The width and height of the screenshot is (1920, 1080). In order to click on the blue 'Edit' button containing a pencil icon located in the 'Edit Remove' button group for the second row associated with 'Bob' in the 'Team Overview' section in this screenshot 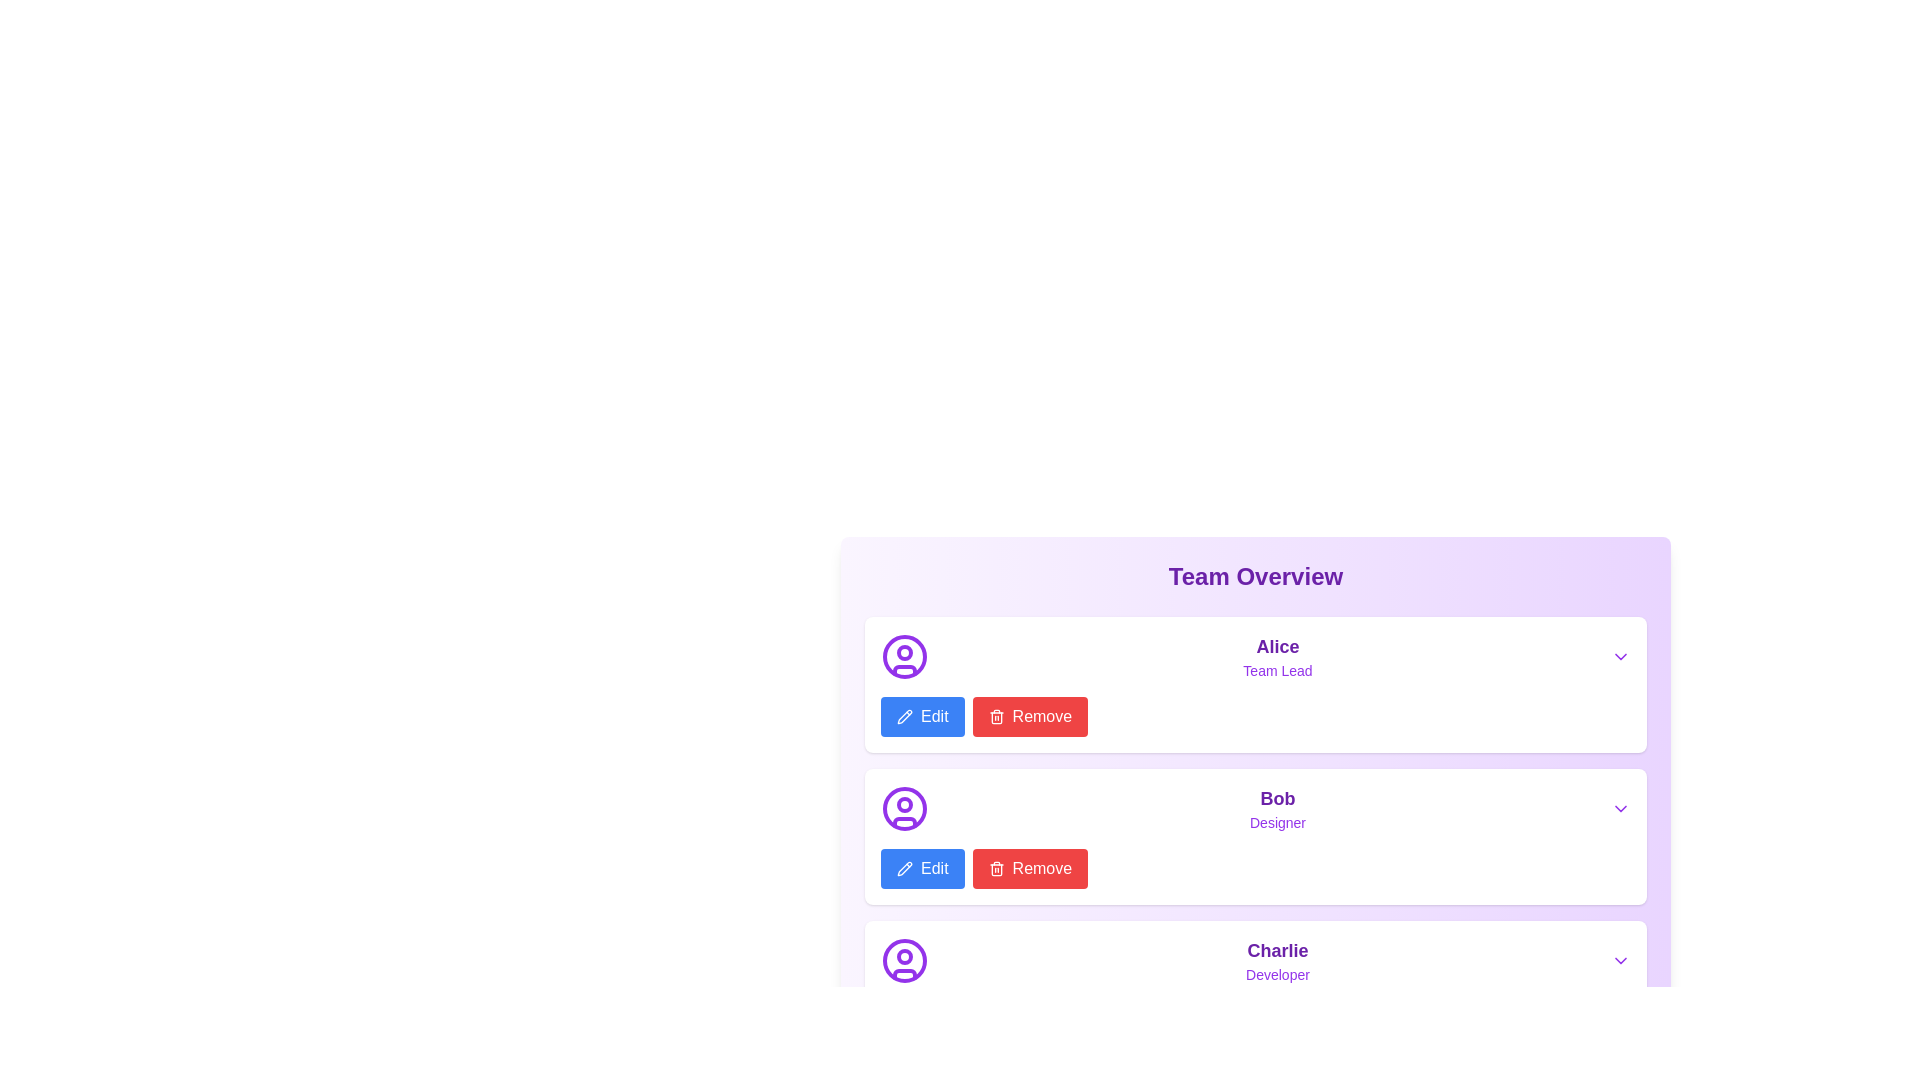, I will do `click(921, 867)`.